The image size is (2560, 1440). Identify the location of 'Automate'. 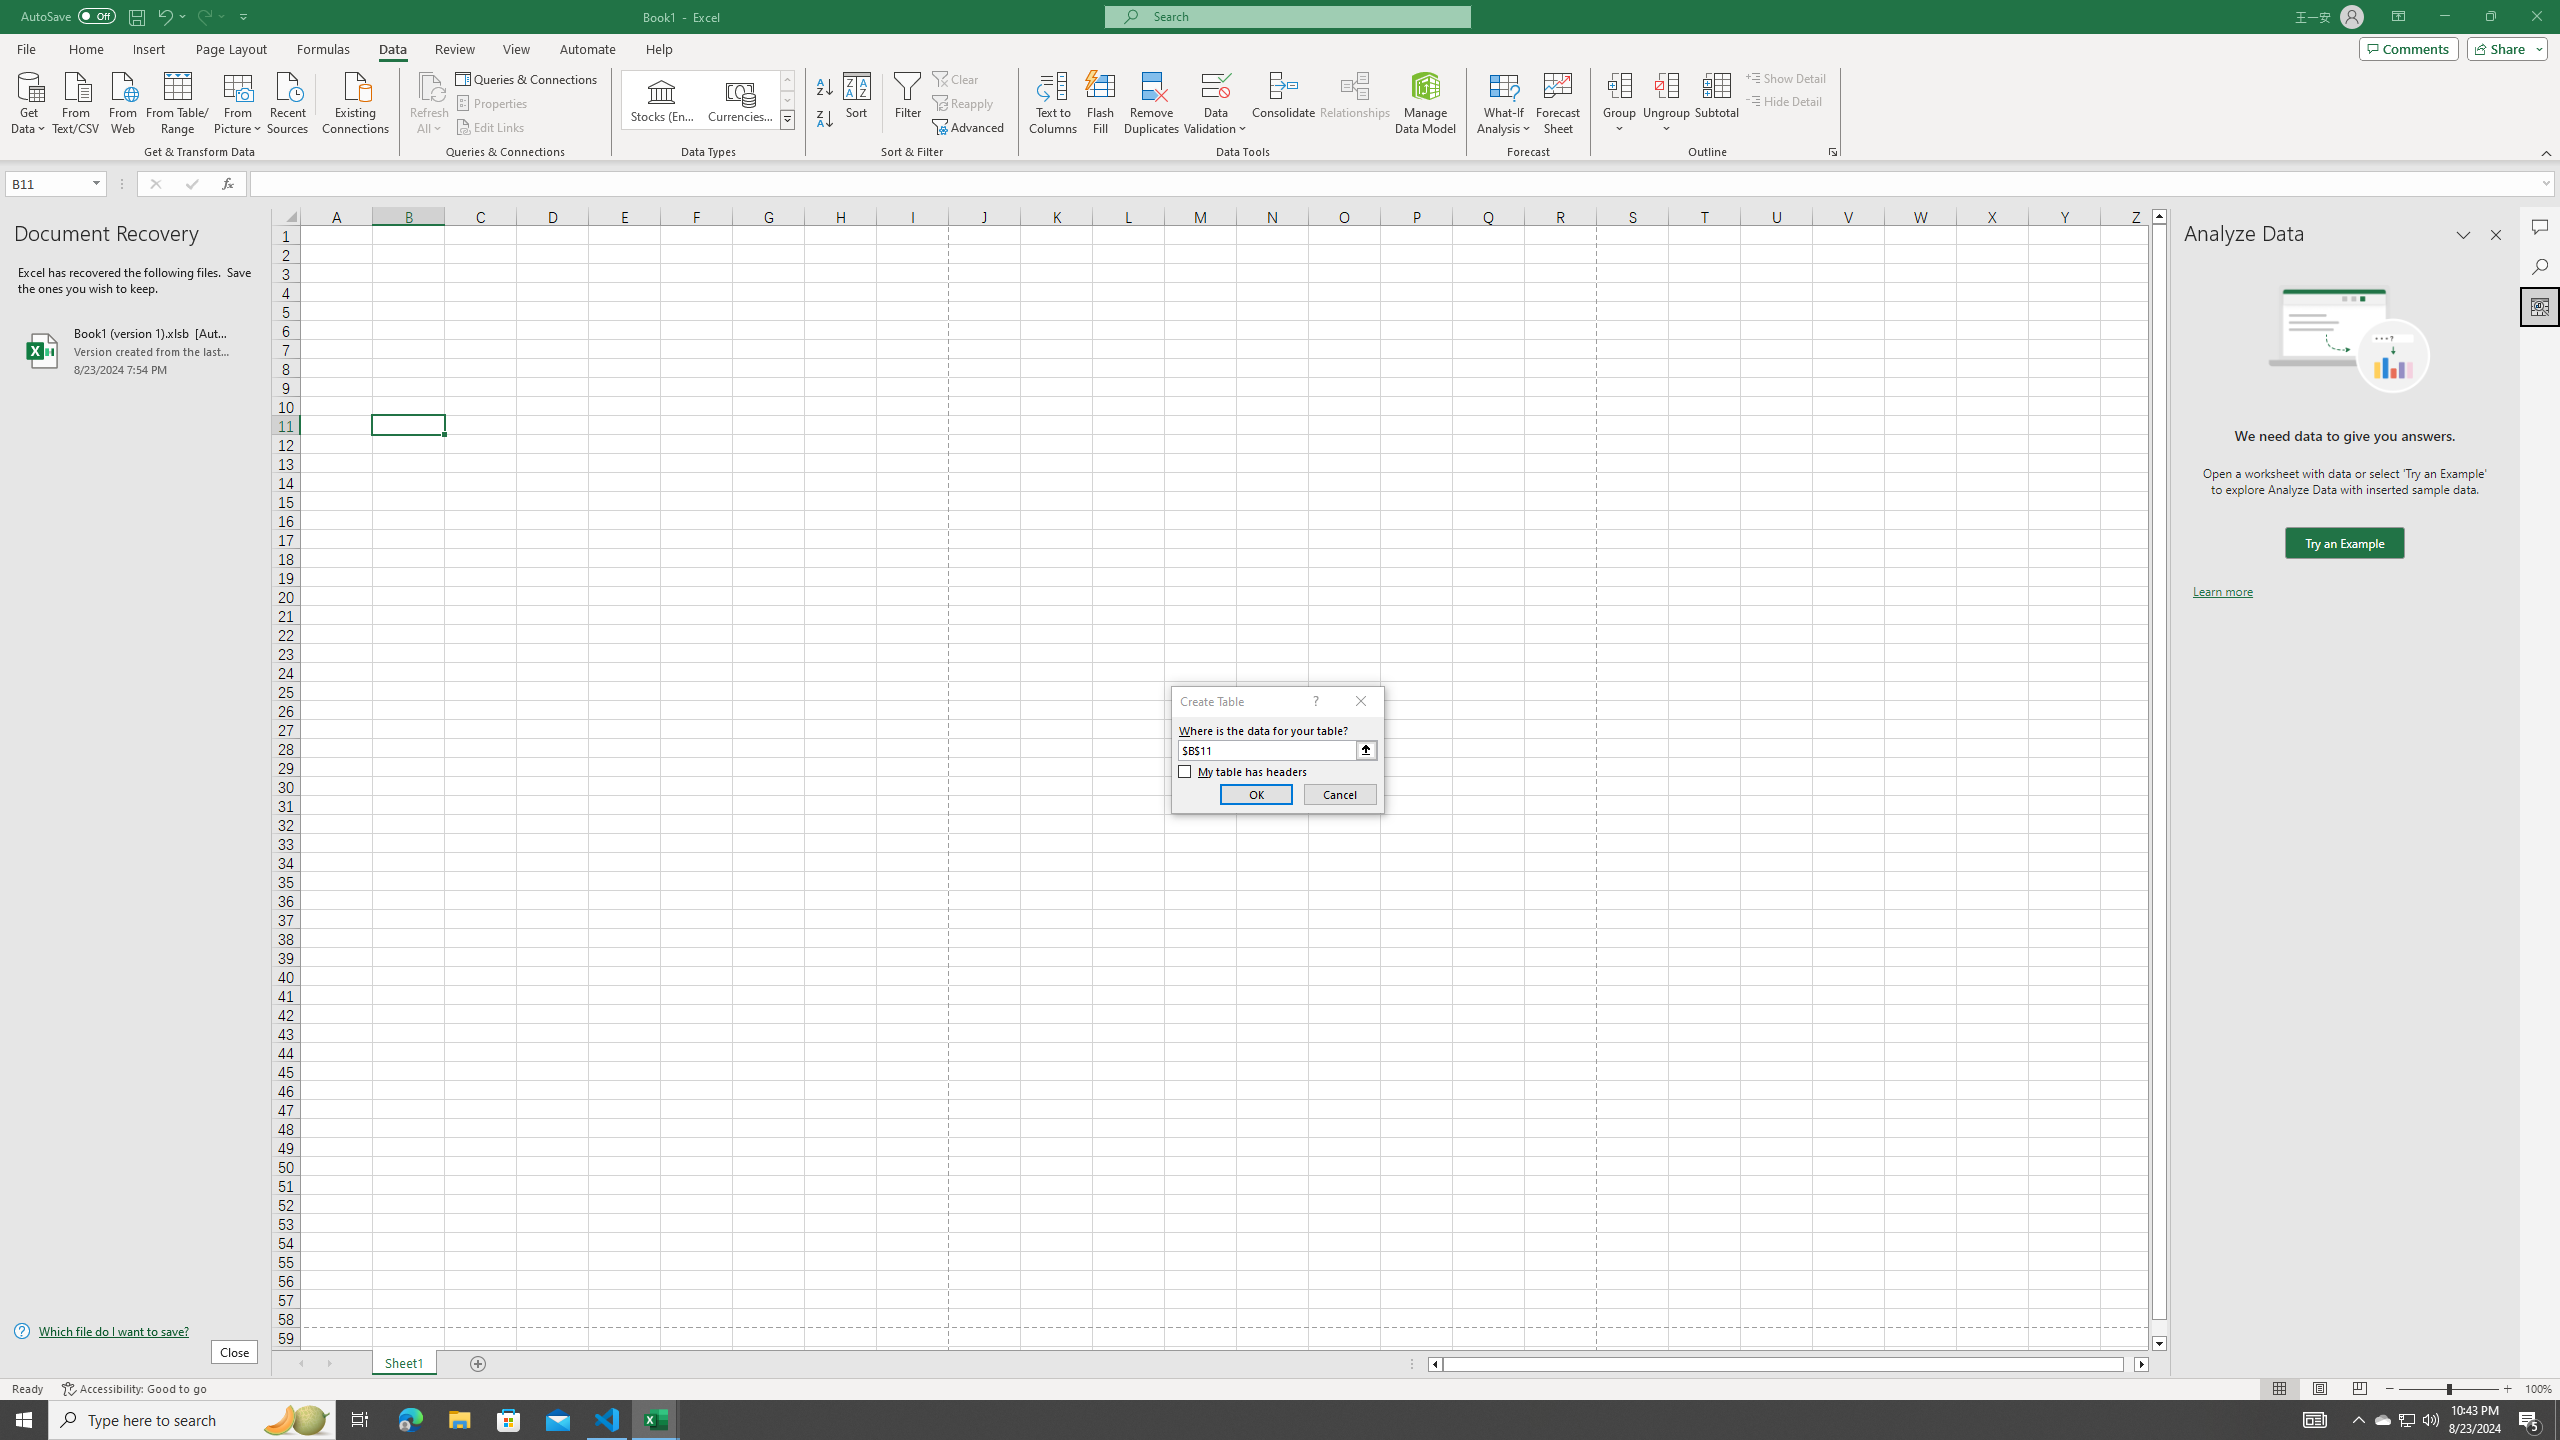
(587, 49).